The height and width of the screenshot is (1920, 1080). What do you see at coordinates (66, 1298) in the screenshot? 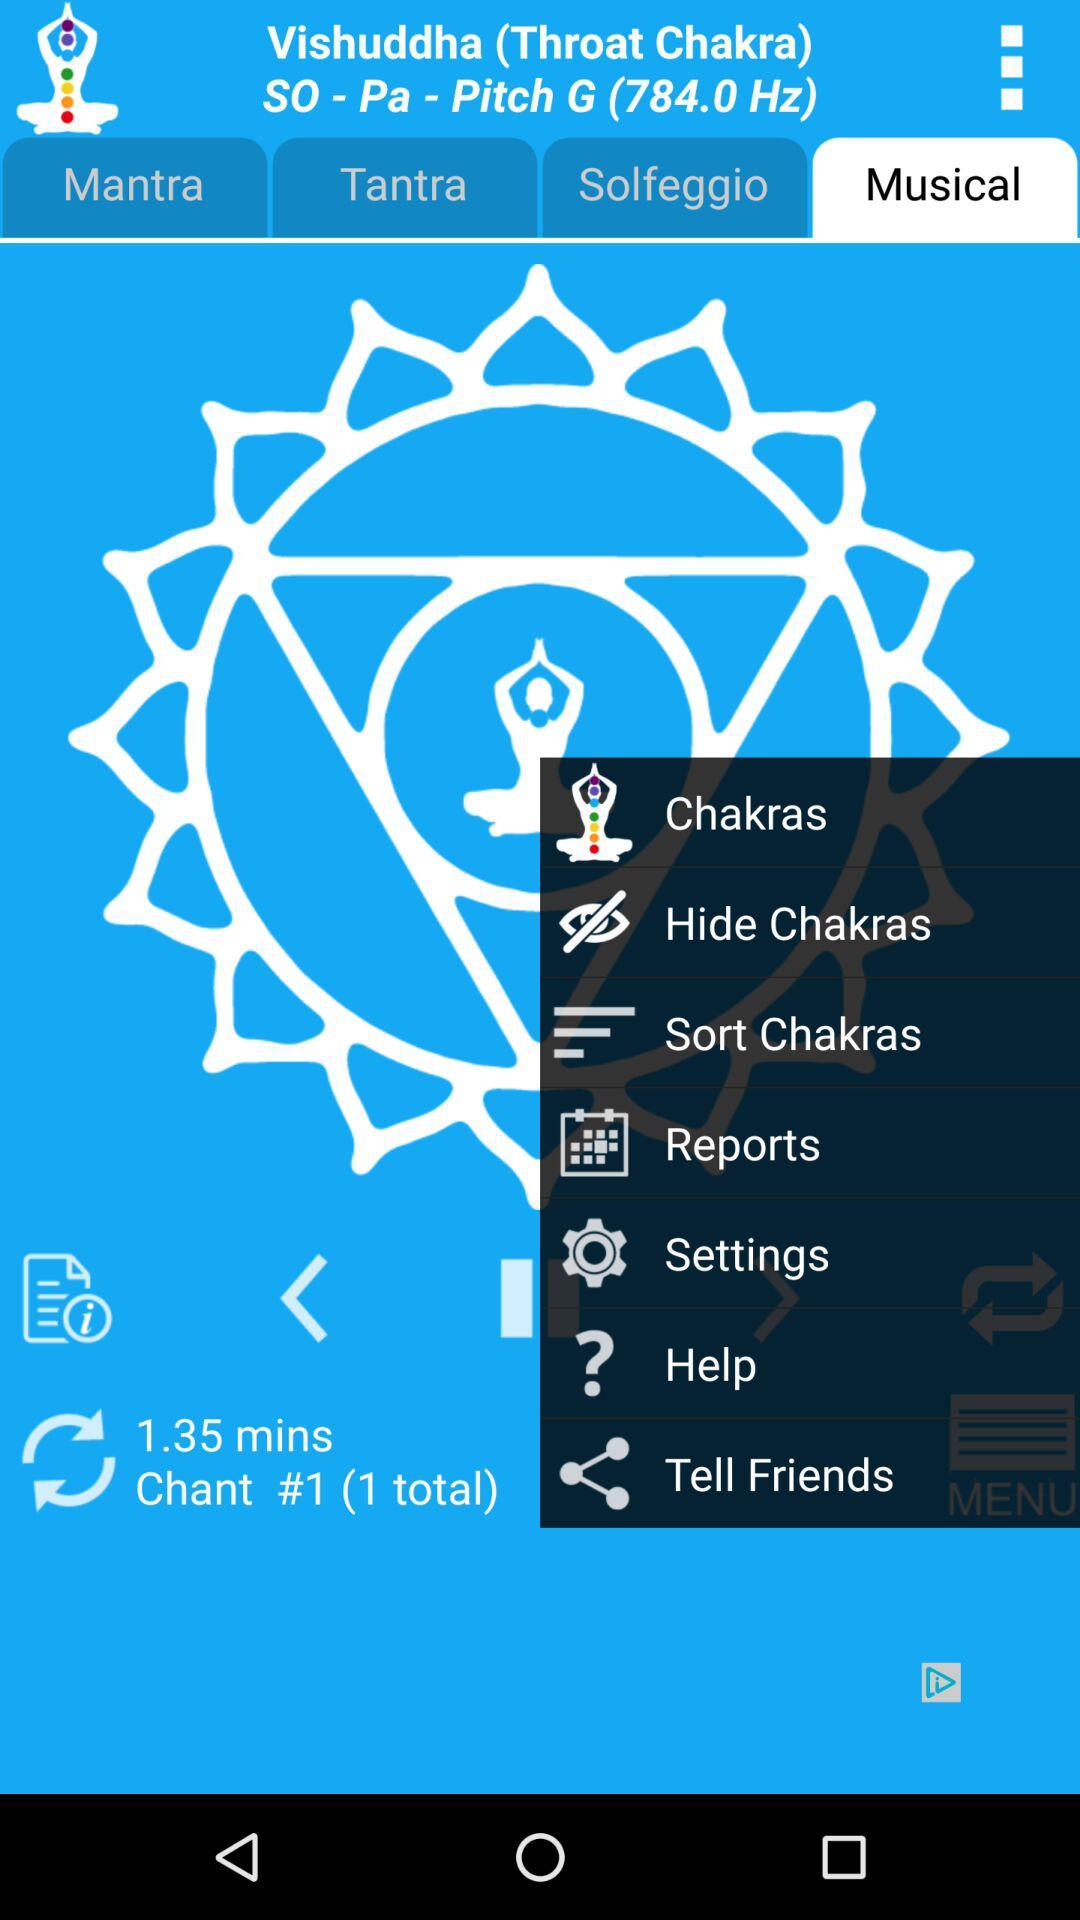
I see `notes` at bounding box center [66, 1298].